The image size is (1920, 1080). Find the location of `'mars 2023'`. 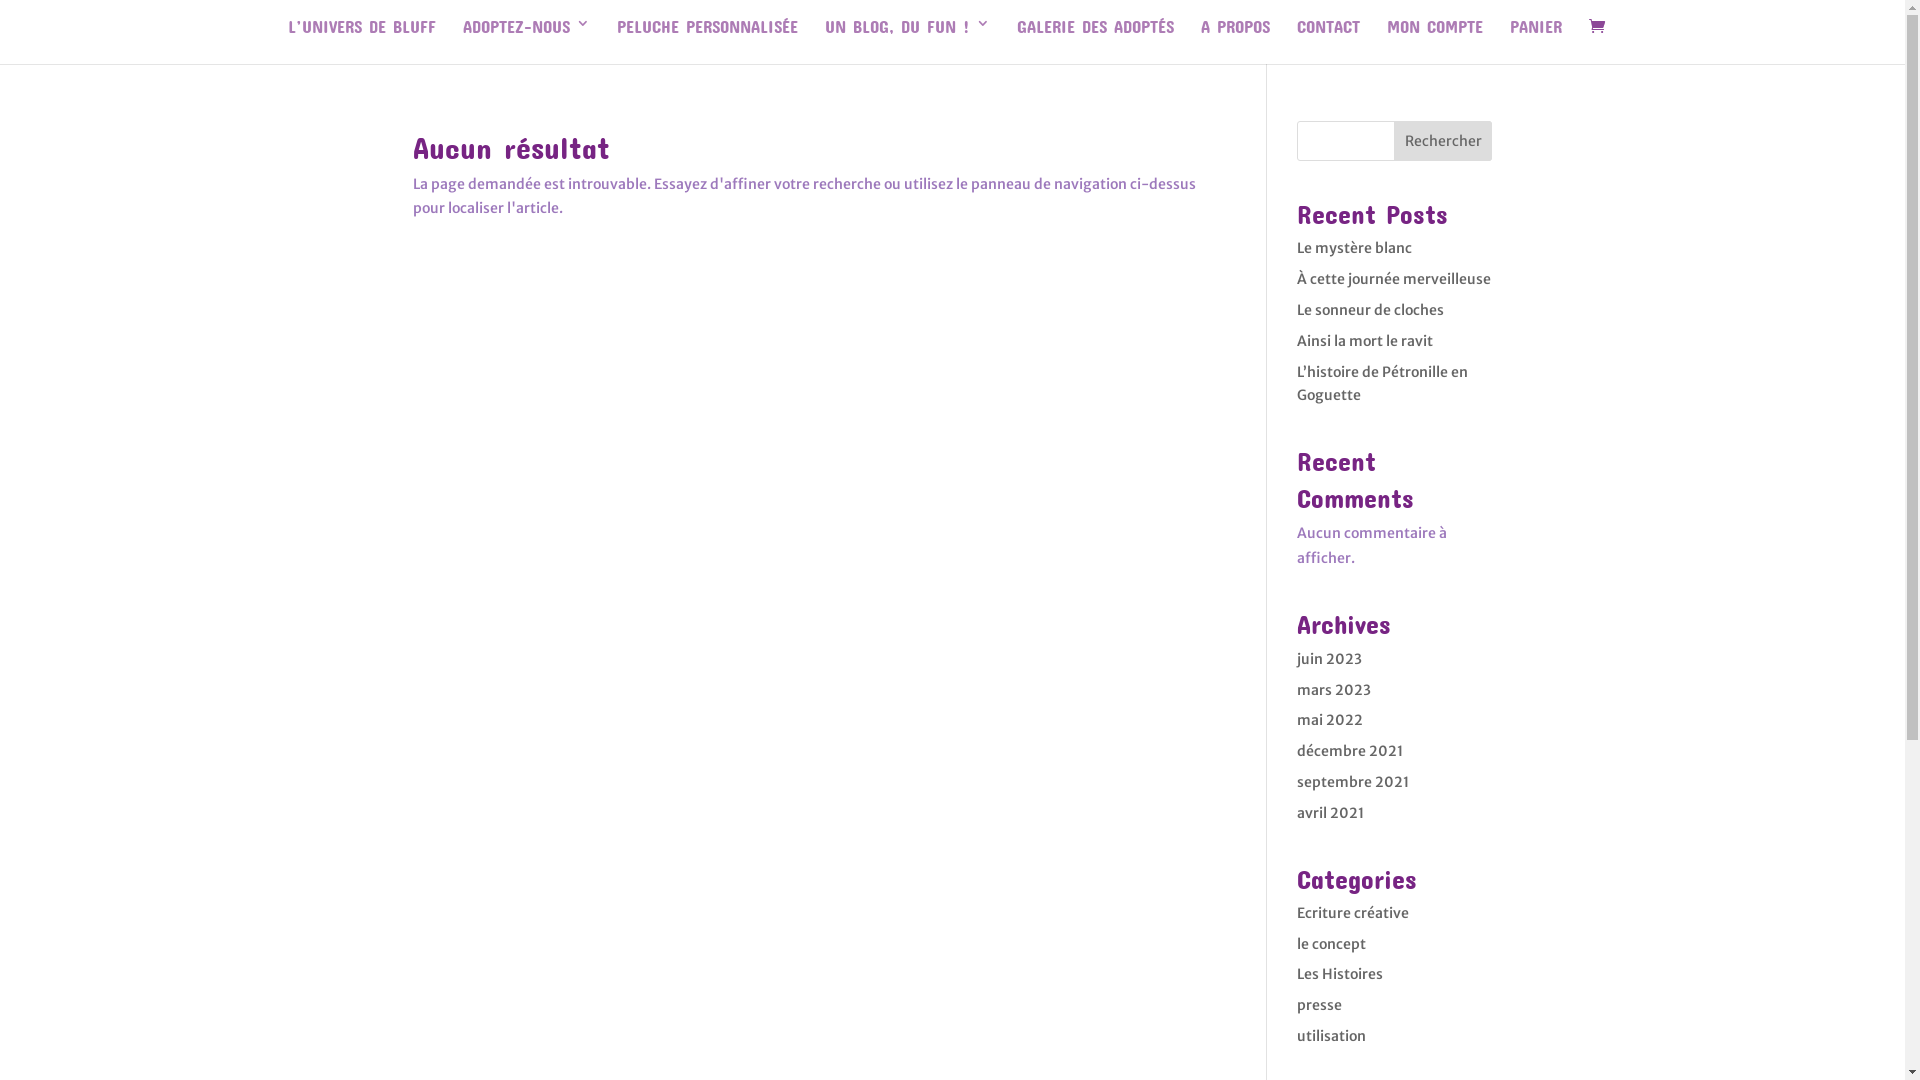

'mars 2023' is located at coordinates (1334, 689).